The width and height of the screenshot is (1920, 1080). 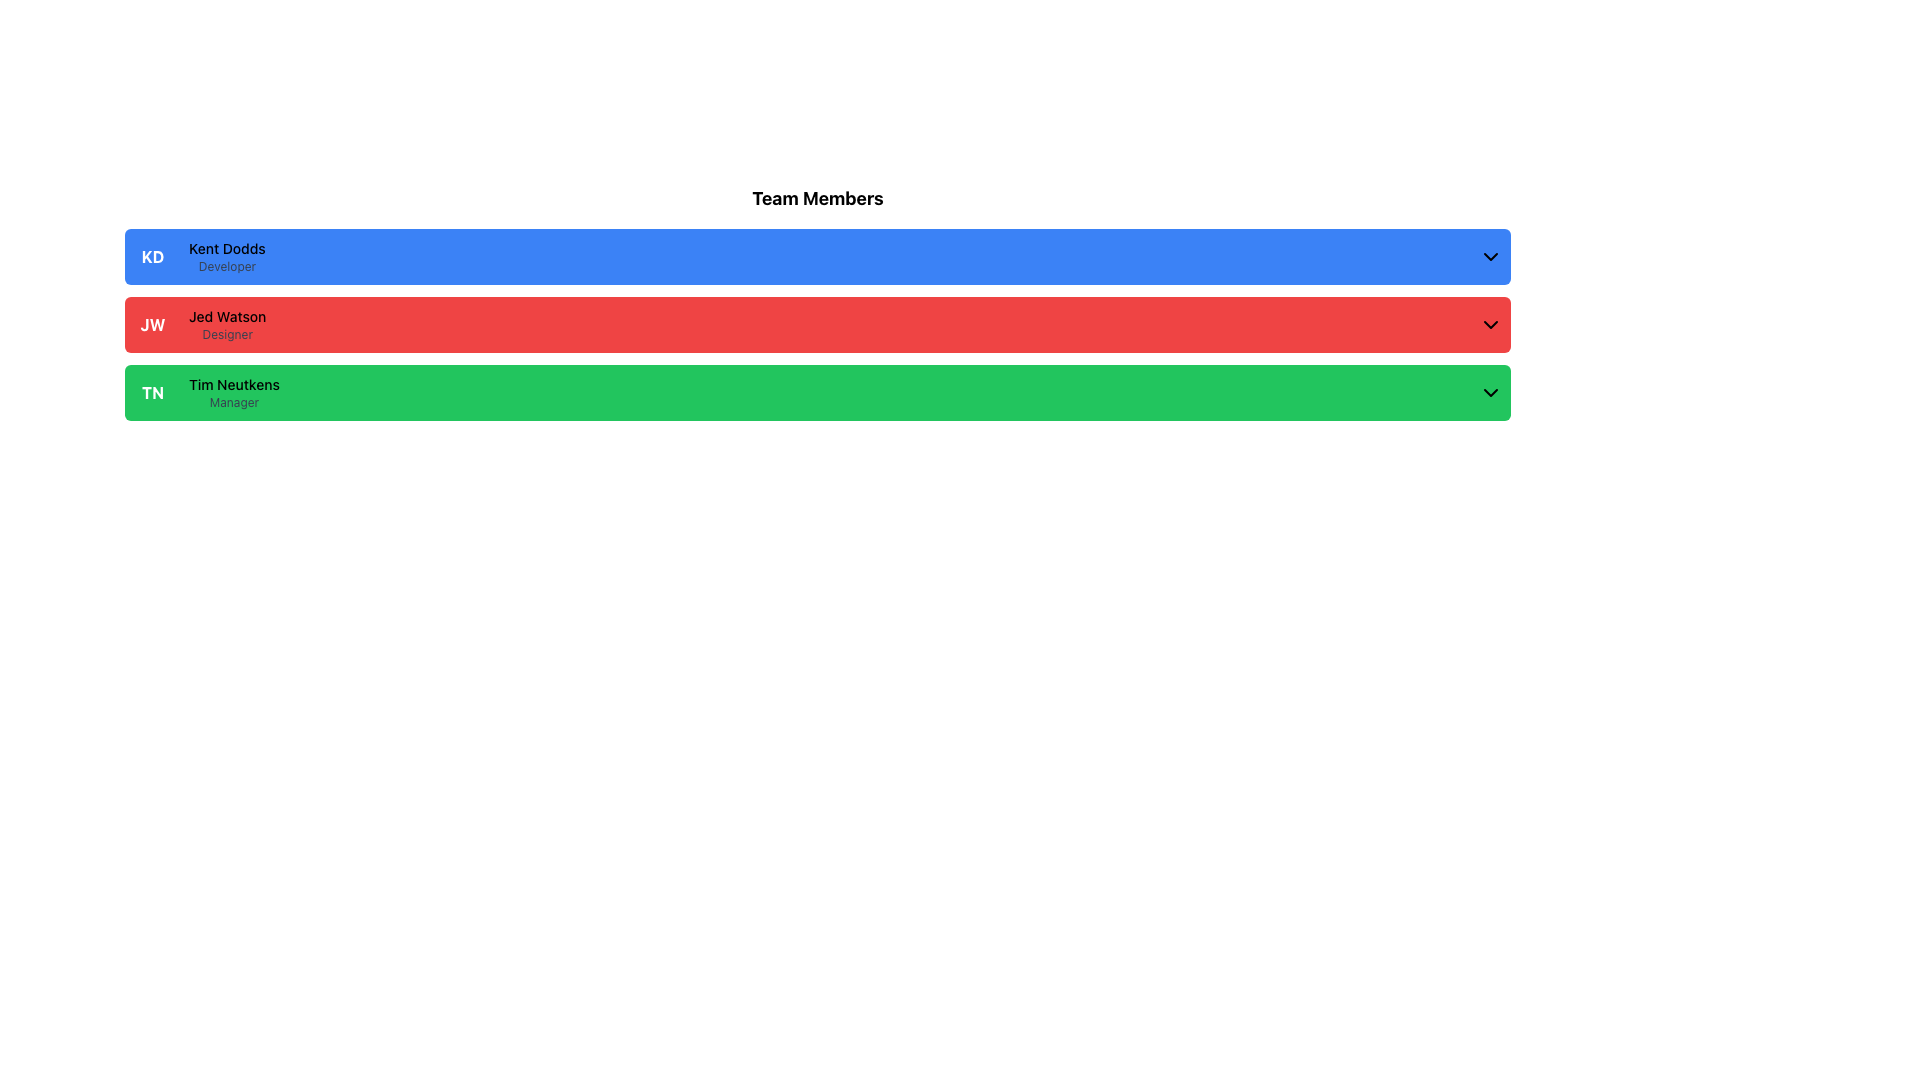 I want to click on the downward-facing chevron icon located at the far right end of the green rectangular section labeled 'Tim Neutkens, Manager', so click(x=1491, y=393).